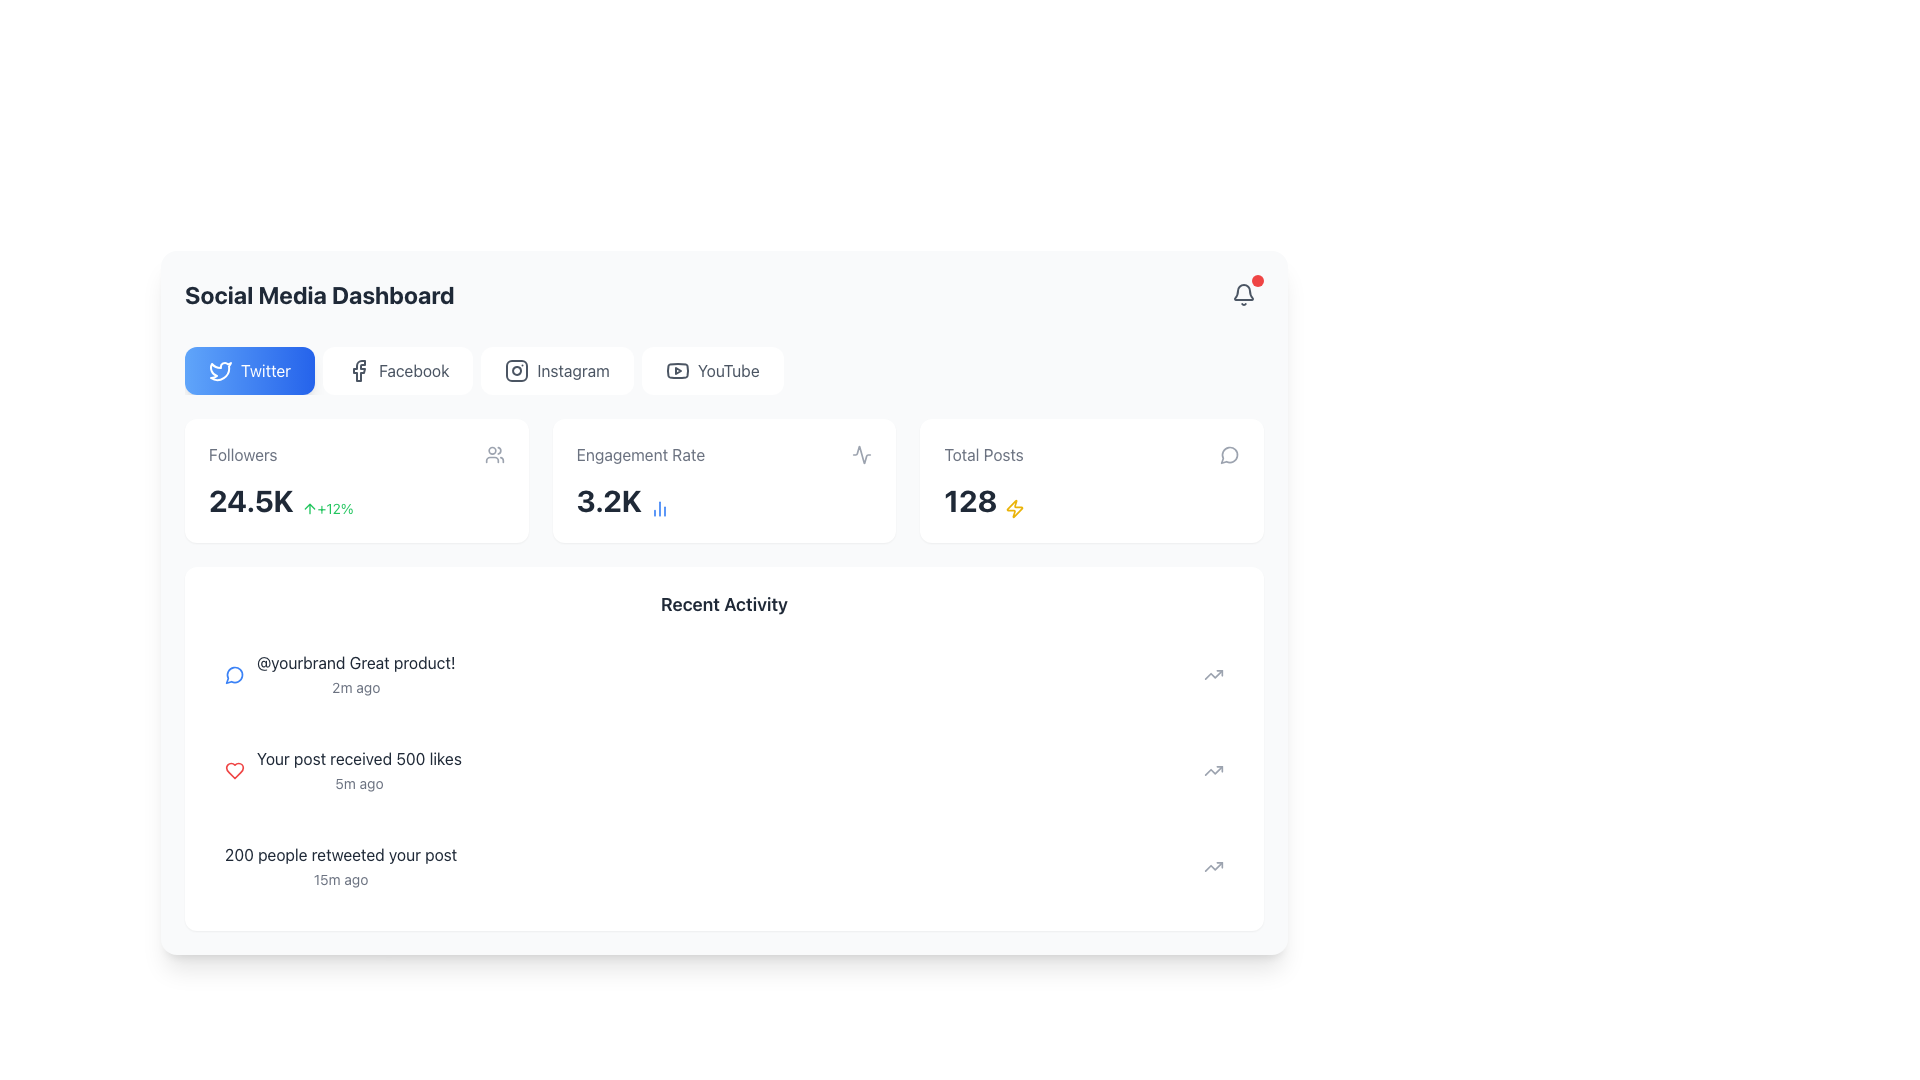  Describe the element at coordinates (983, 455) in the screenshot. I see `the 'Total Posts' text label displayed in gray color on the right-hand side of the dashboard summary cards` at that location.